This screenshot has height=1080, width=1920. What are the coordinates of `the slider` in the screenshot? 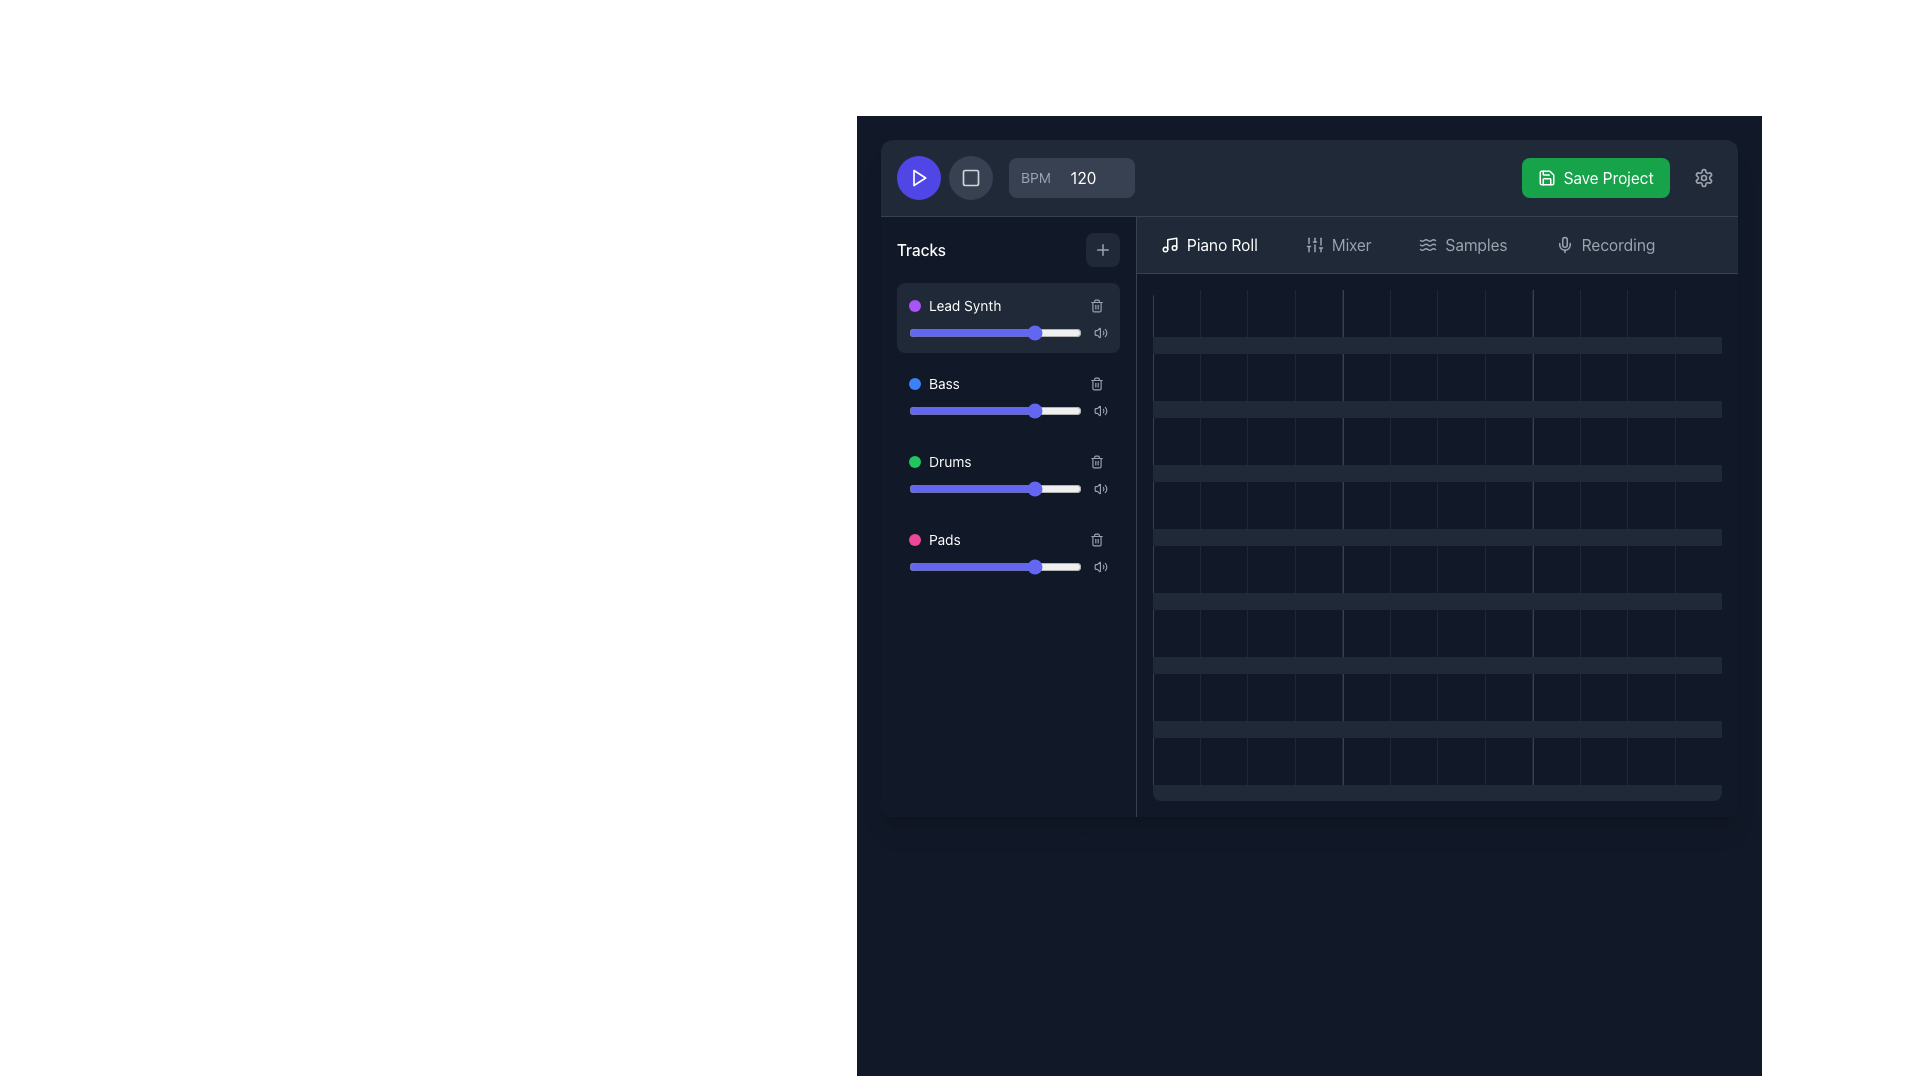 It's located at (1026, 489).